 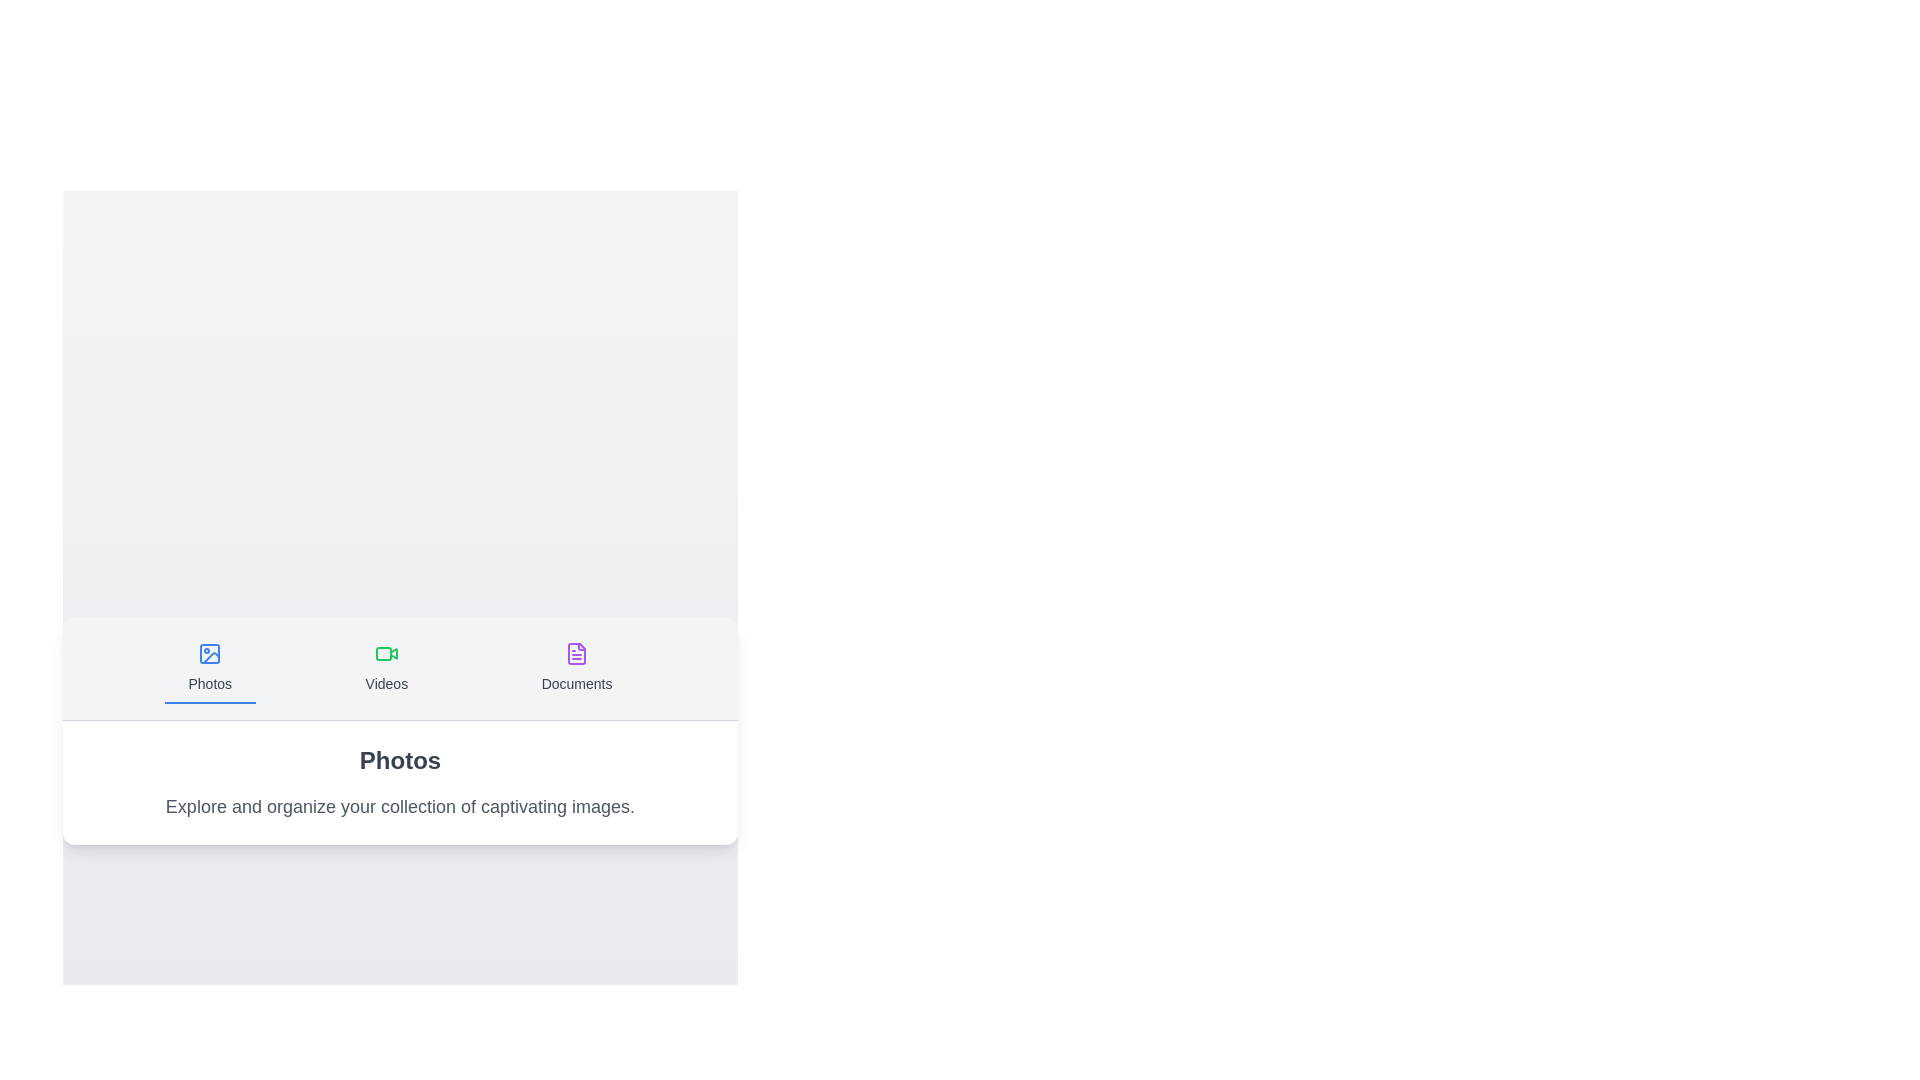 What do you see at coordinates (386, 668) in the screenshot?
I see `the tab labeled Videos` at bounding box center [386, 668].